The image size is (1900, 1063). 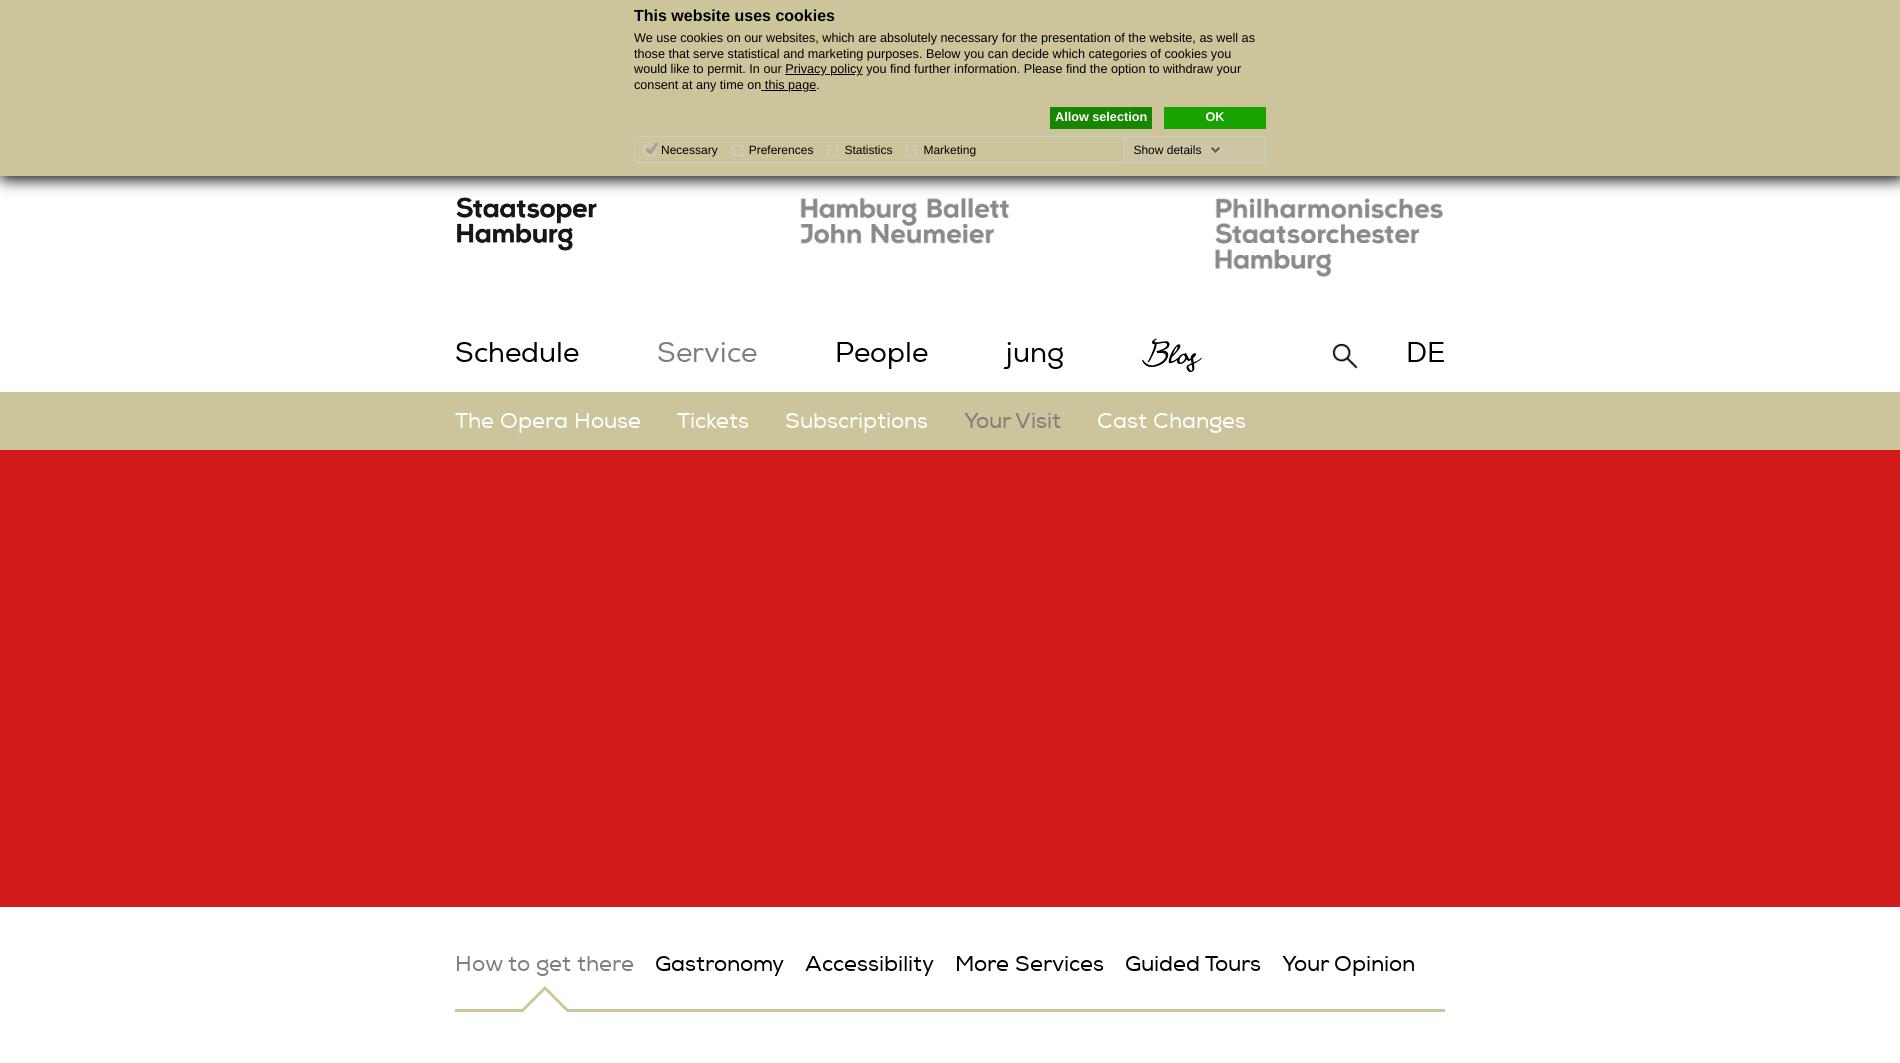 I want to click on 'Schedule', so click(x=516, y=353).